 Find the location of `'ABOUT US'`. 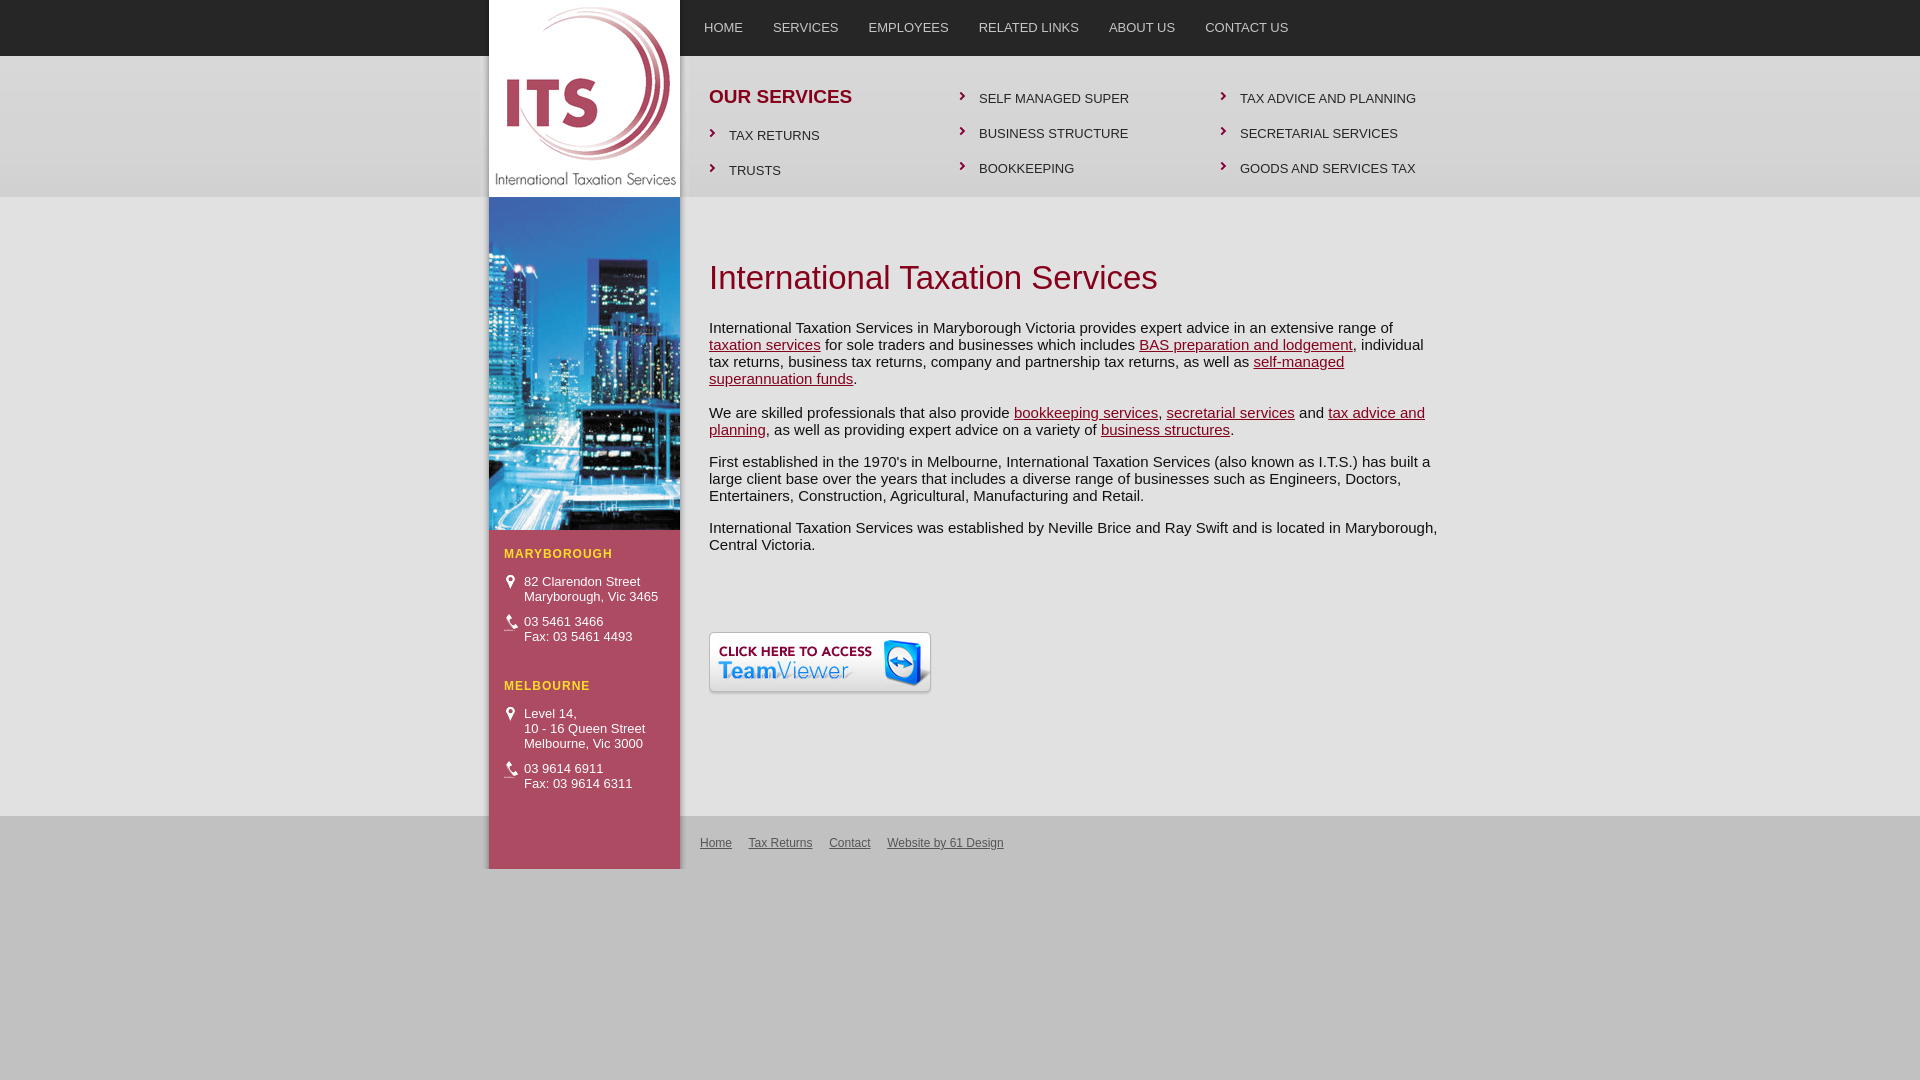

'ABOUT US' is located at coordinates (1142, 24).